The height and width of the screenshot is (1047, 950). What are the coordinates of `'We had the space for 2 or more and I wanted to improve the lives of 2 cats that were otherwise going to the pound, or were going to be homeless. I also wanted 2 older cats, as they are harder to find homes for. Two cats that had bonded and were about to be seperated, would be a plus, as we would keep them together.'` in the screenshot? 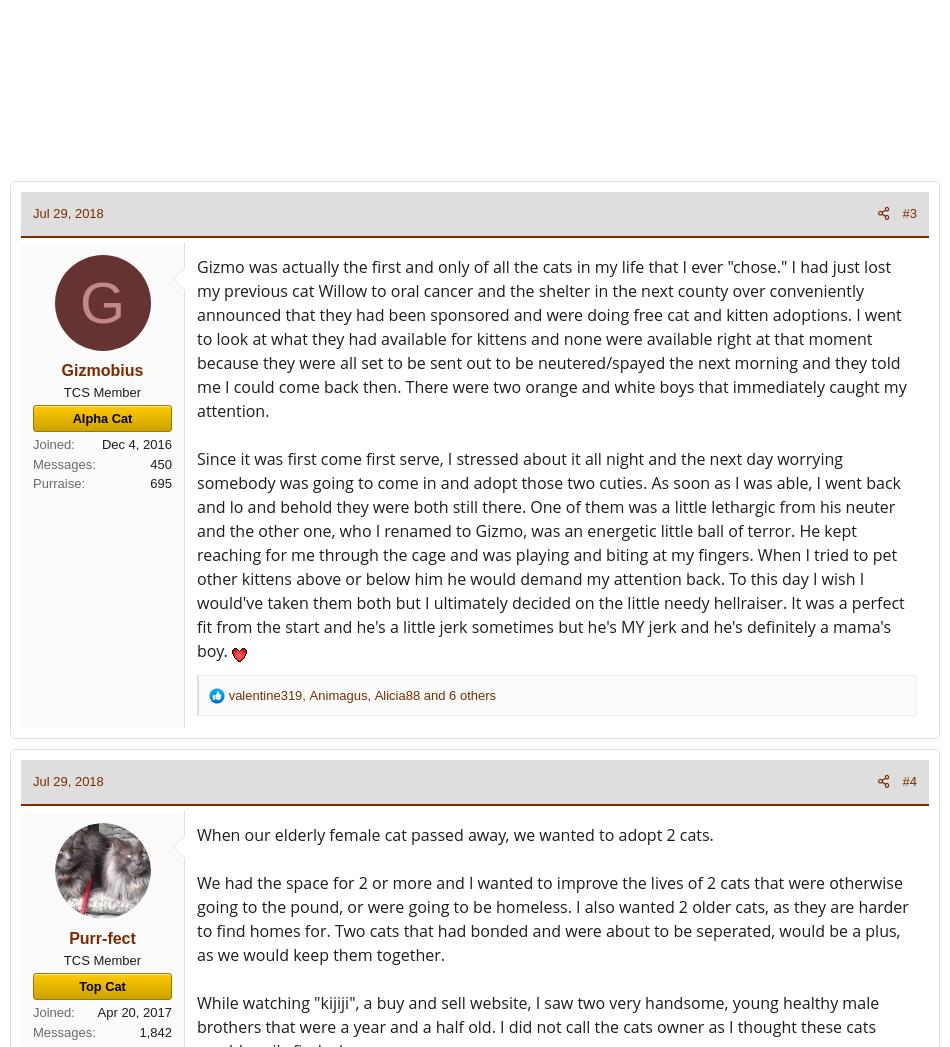 It's located at (197, 918).